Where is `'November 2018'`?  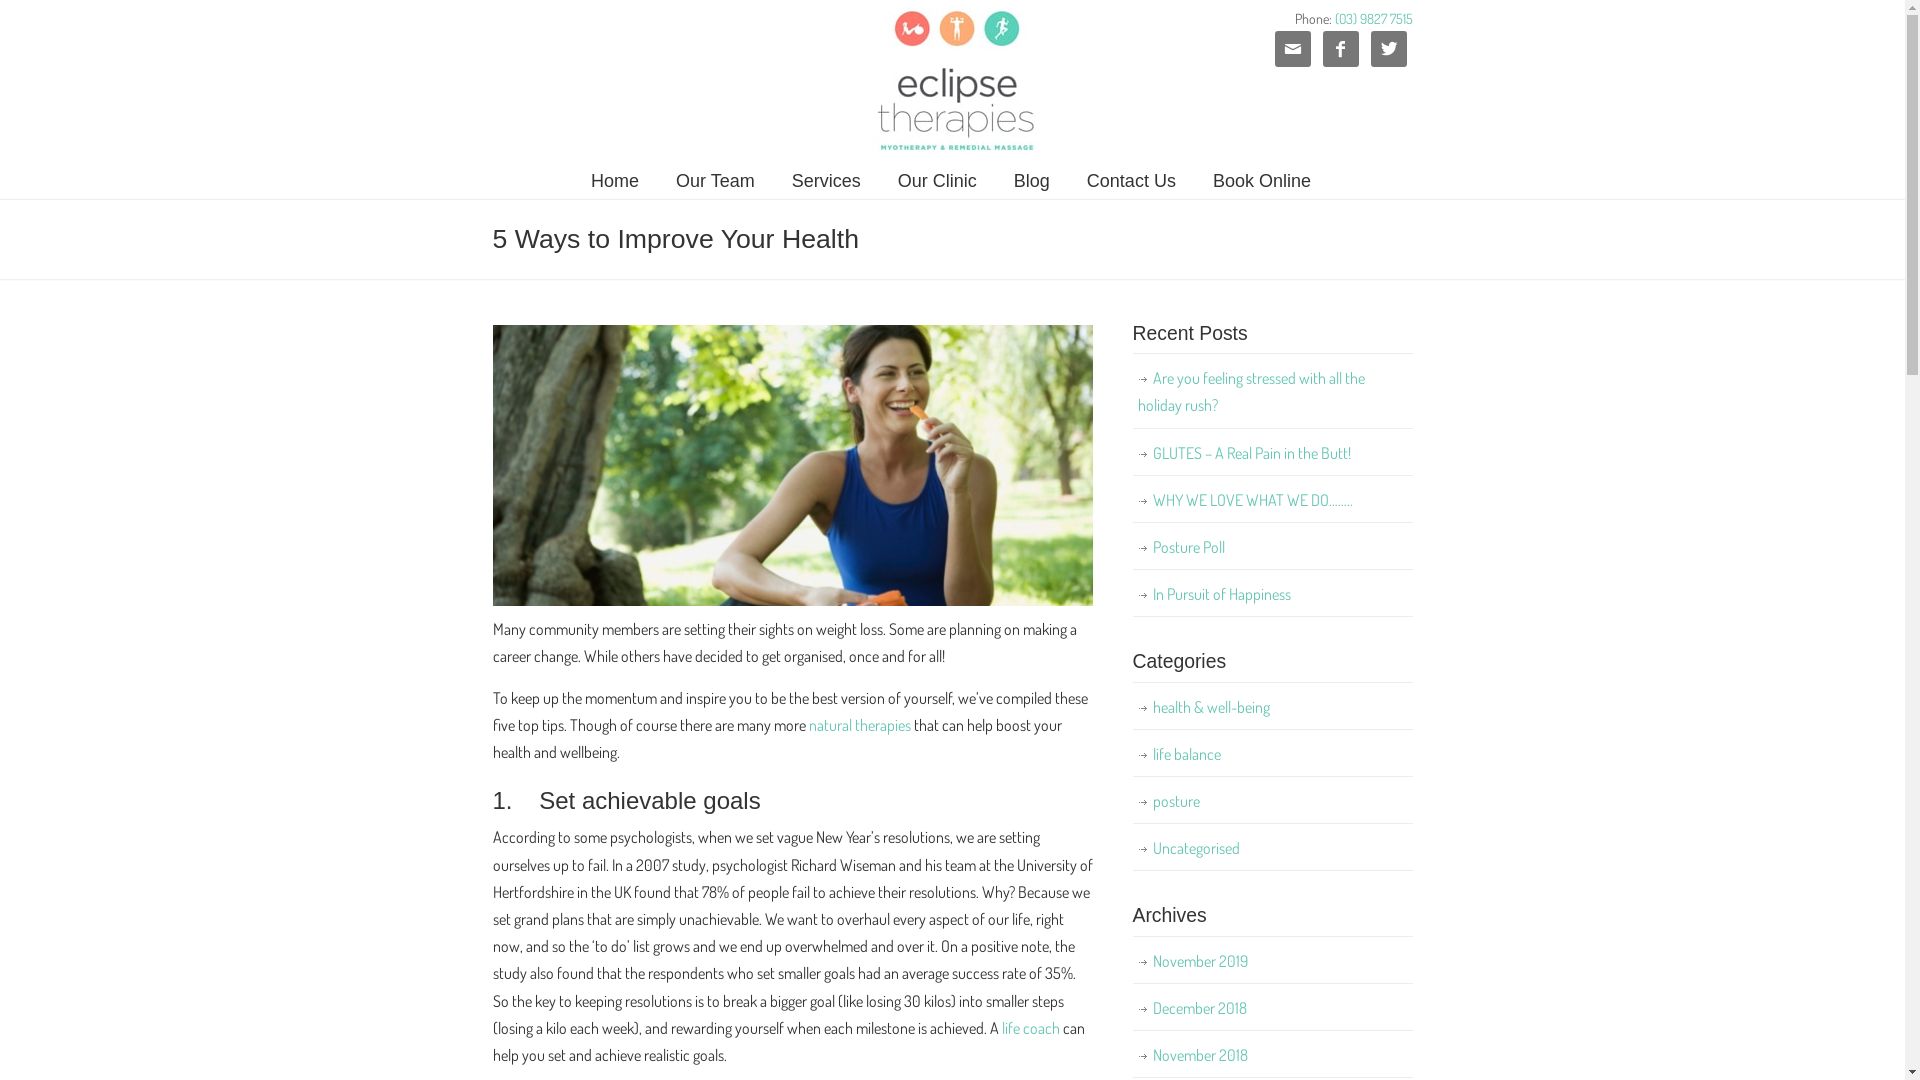
'November 2018' is located at coordinates (1132, 1054).